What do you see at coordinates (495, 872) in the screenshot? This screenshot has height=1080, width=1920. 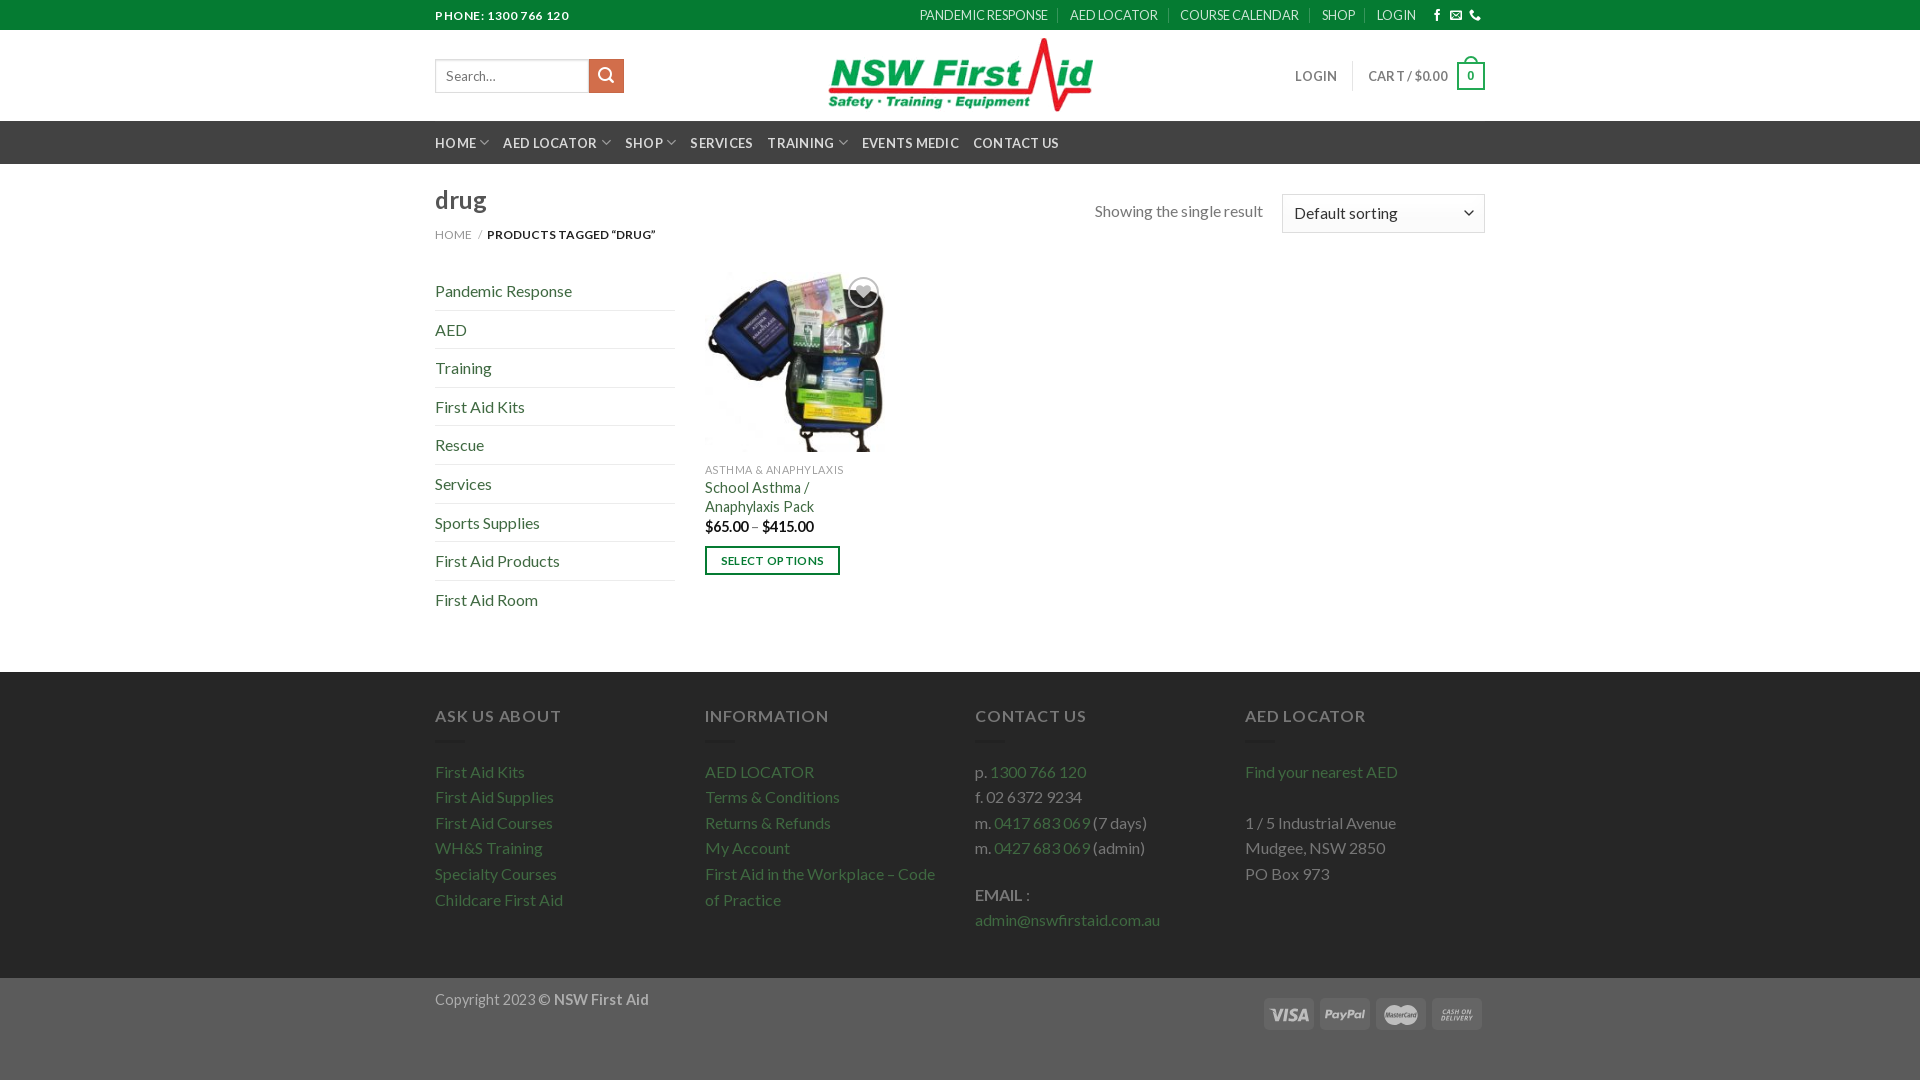 I see `'Specialty Courses'` at bounding box center [495, 872].